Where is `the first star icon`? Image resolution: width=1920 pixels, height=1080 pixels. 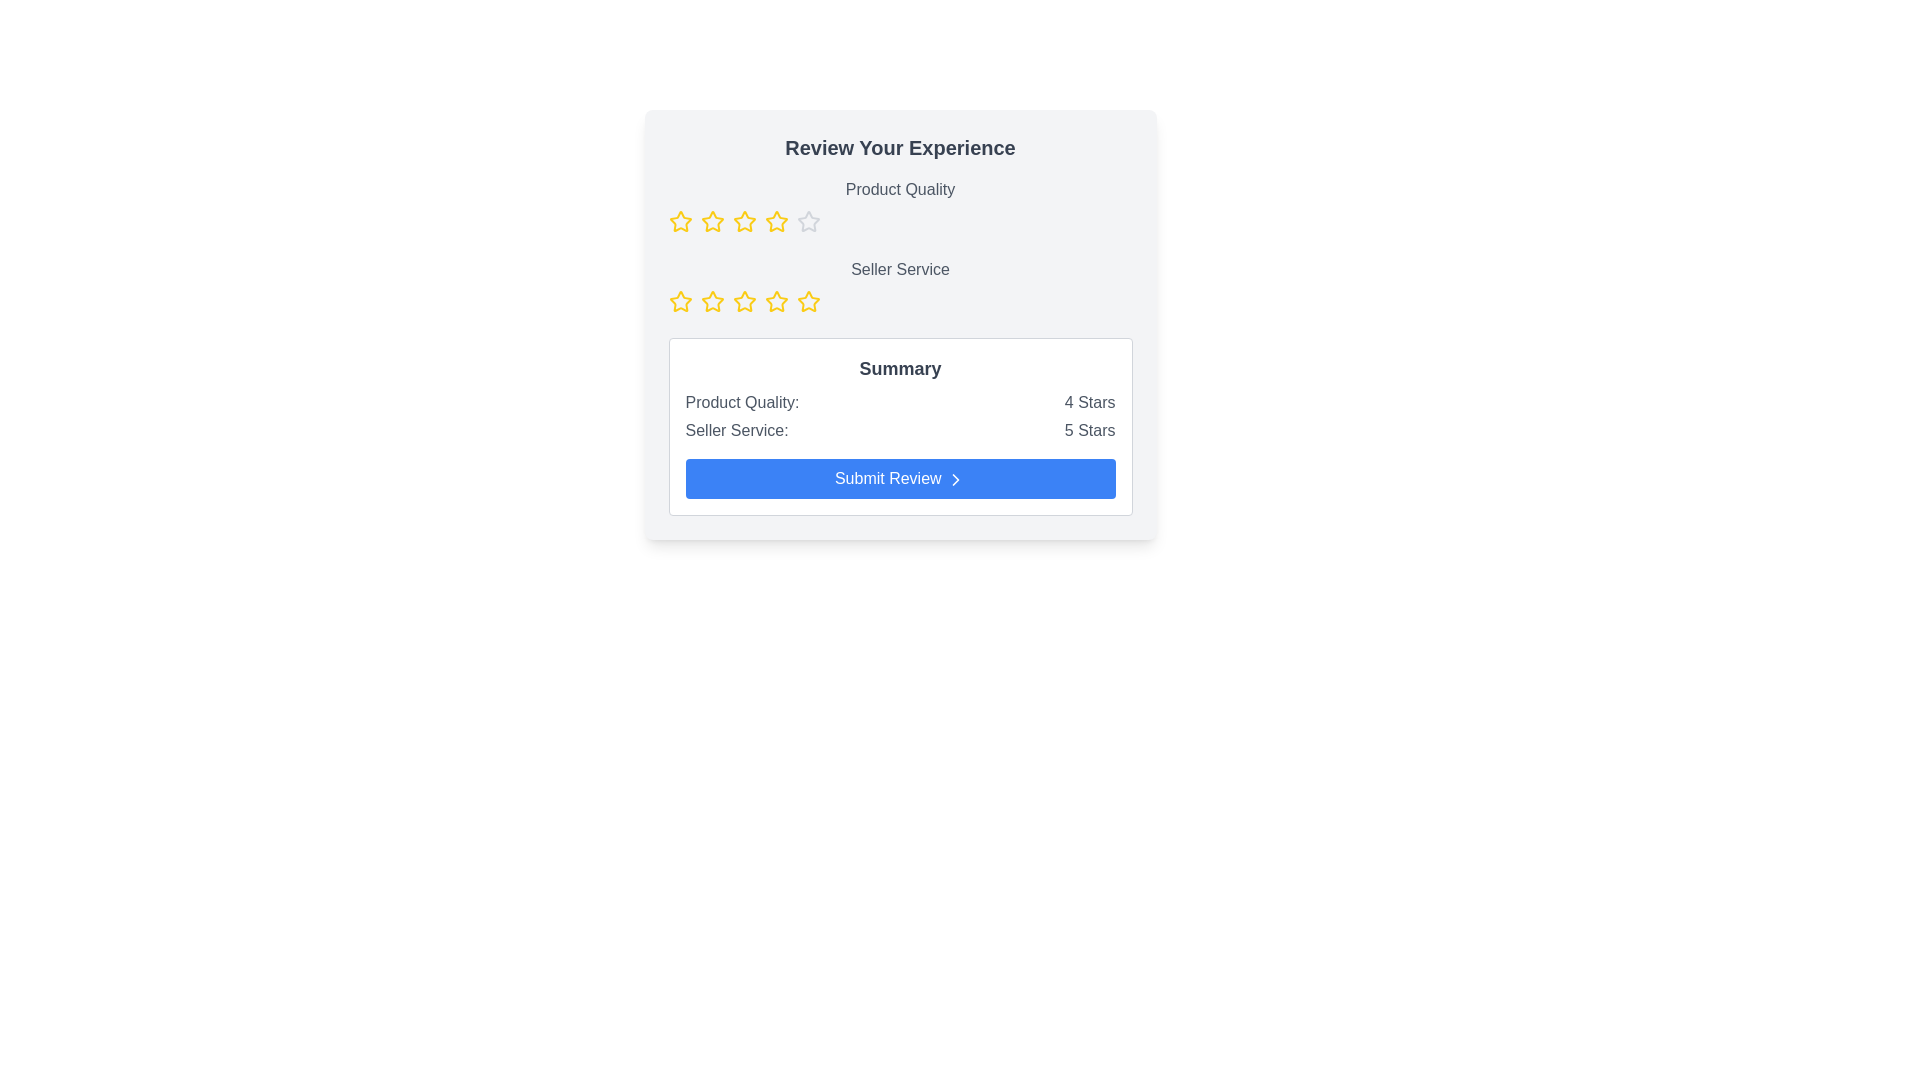
the first star icon is located at coordinates (680, 222).